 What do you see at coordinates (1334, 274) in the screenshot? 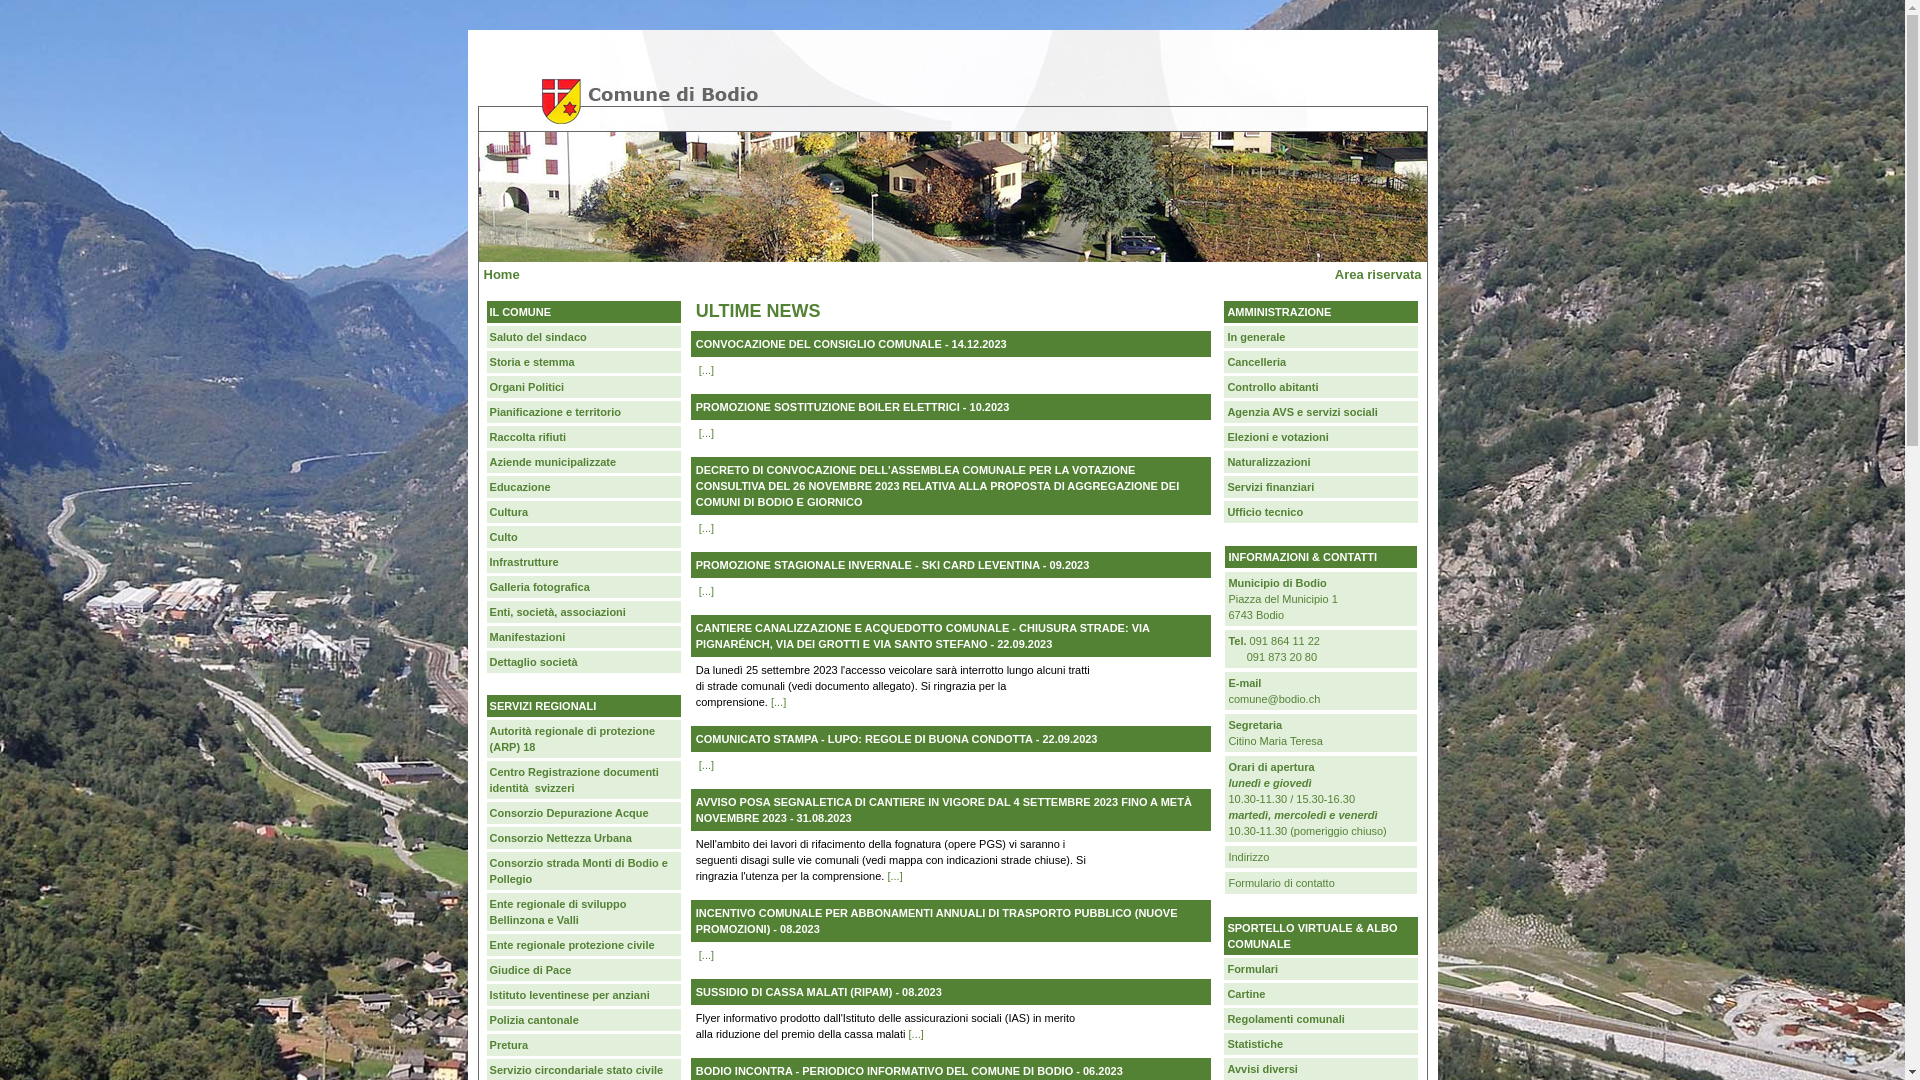
I see `'Area riservata'` at bounding box center [1334, 274].